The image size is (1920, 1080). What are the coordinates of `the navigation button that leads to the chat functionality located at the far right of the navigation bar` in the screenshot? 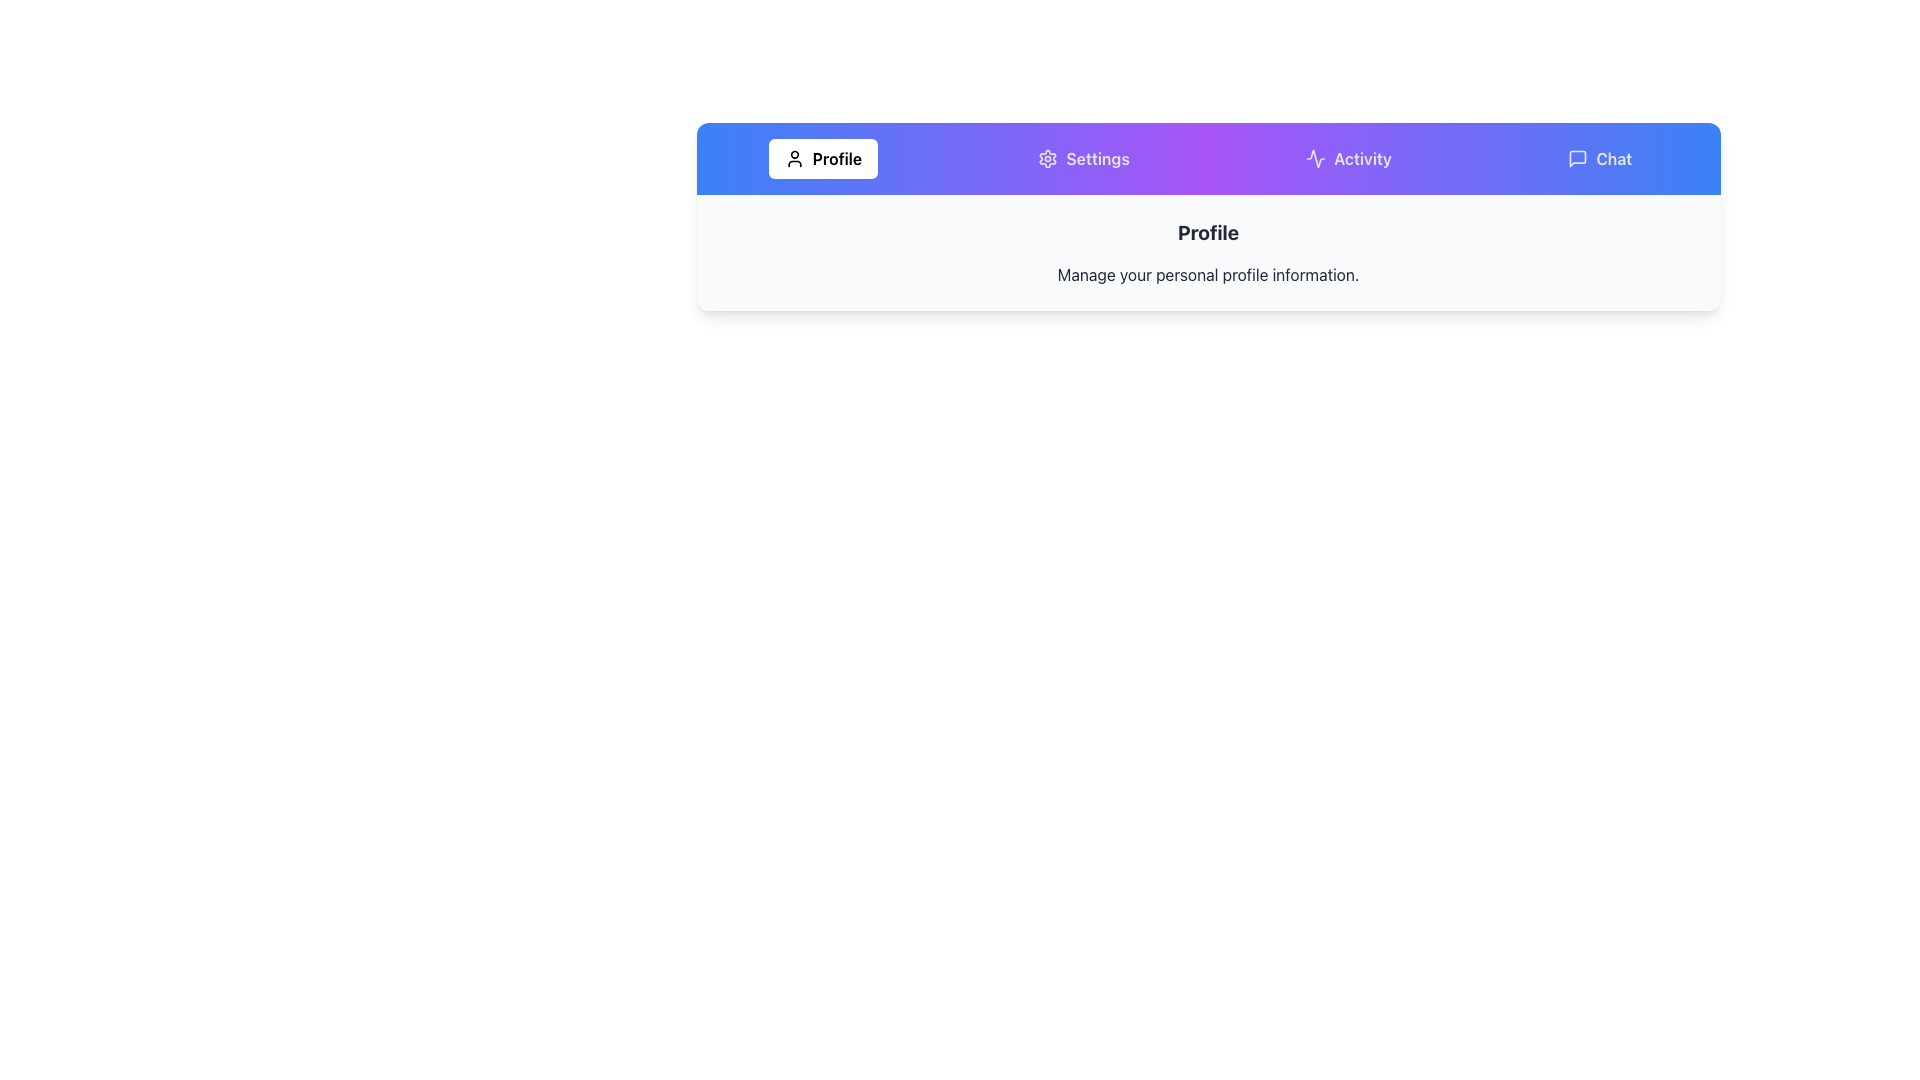 It's located at (1600, 157).